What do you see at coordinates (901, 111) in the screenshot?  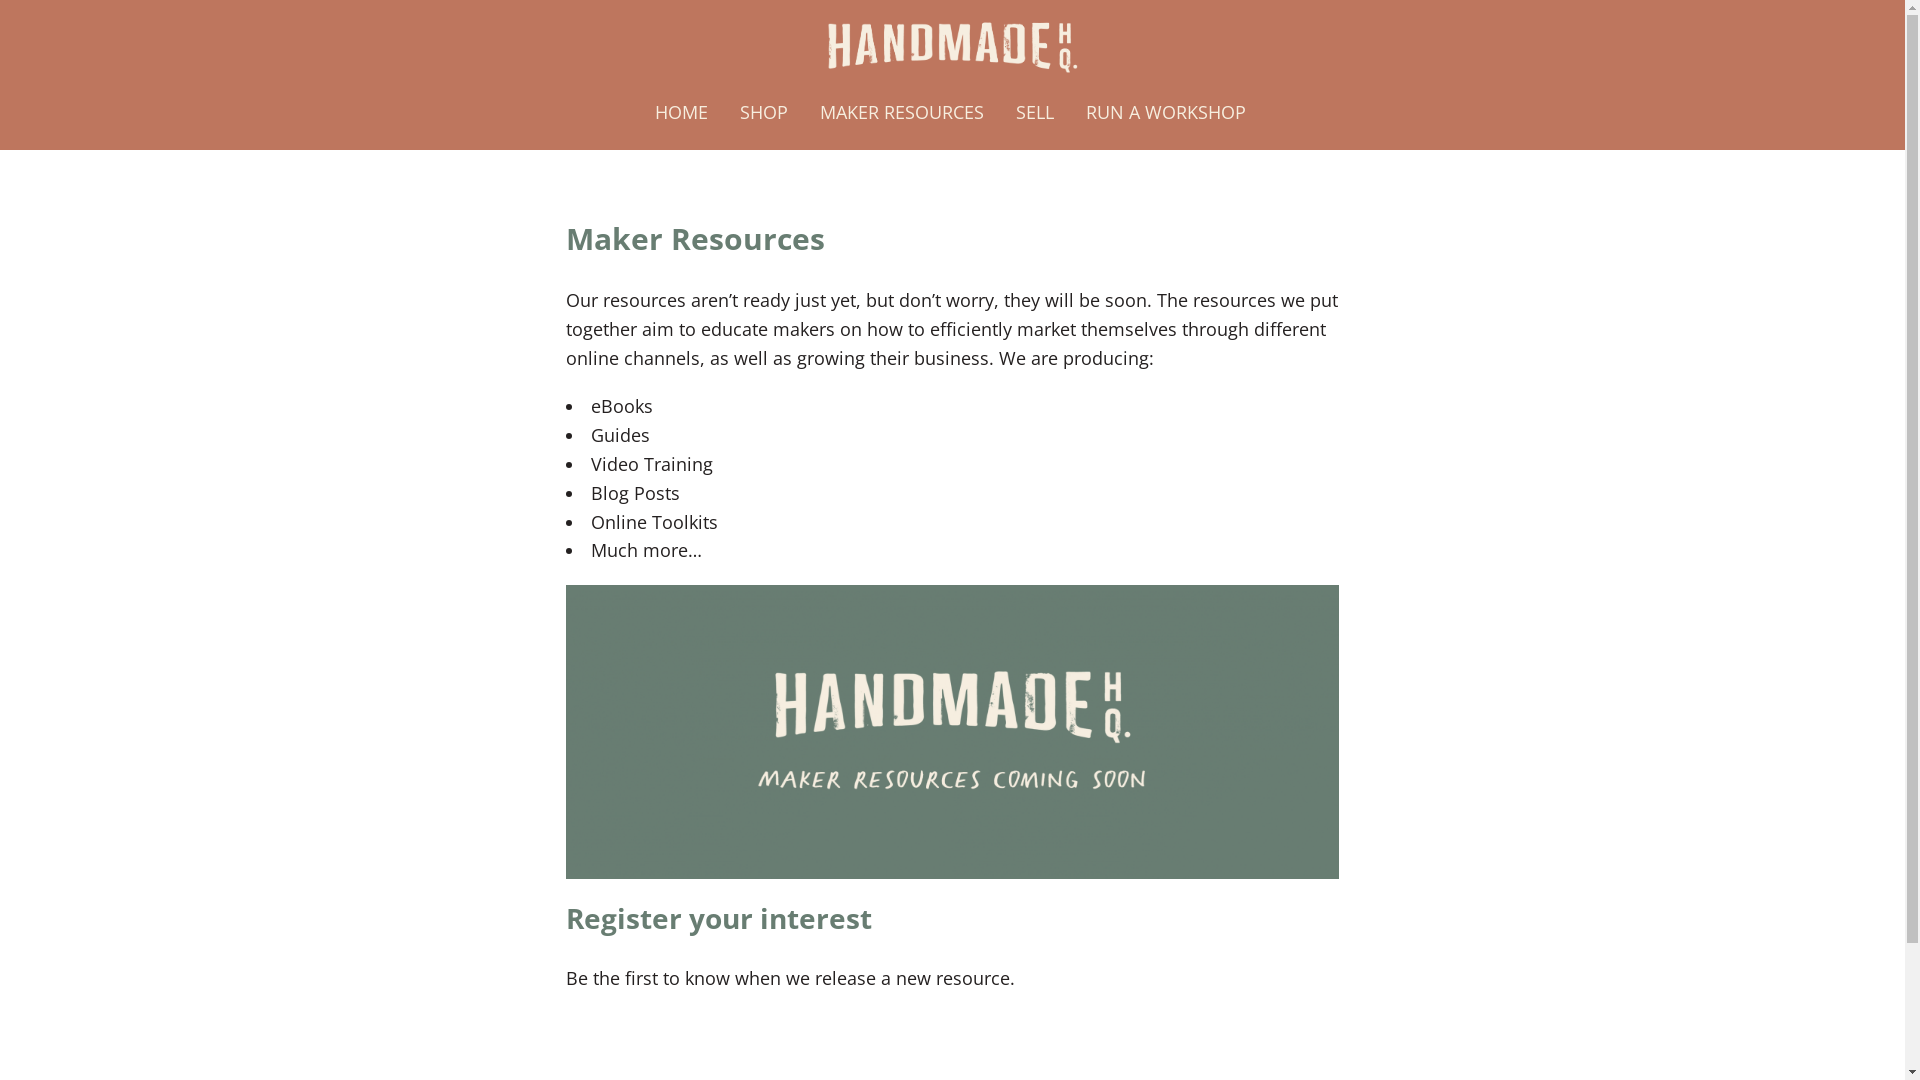 I see `'MAKER RESOURCES'` at bounding box center [901, 111].